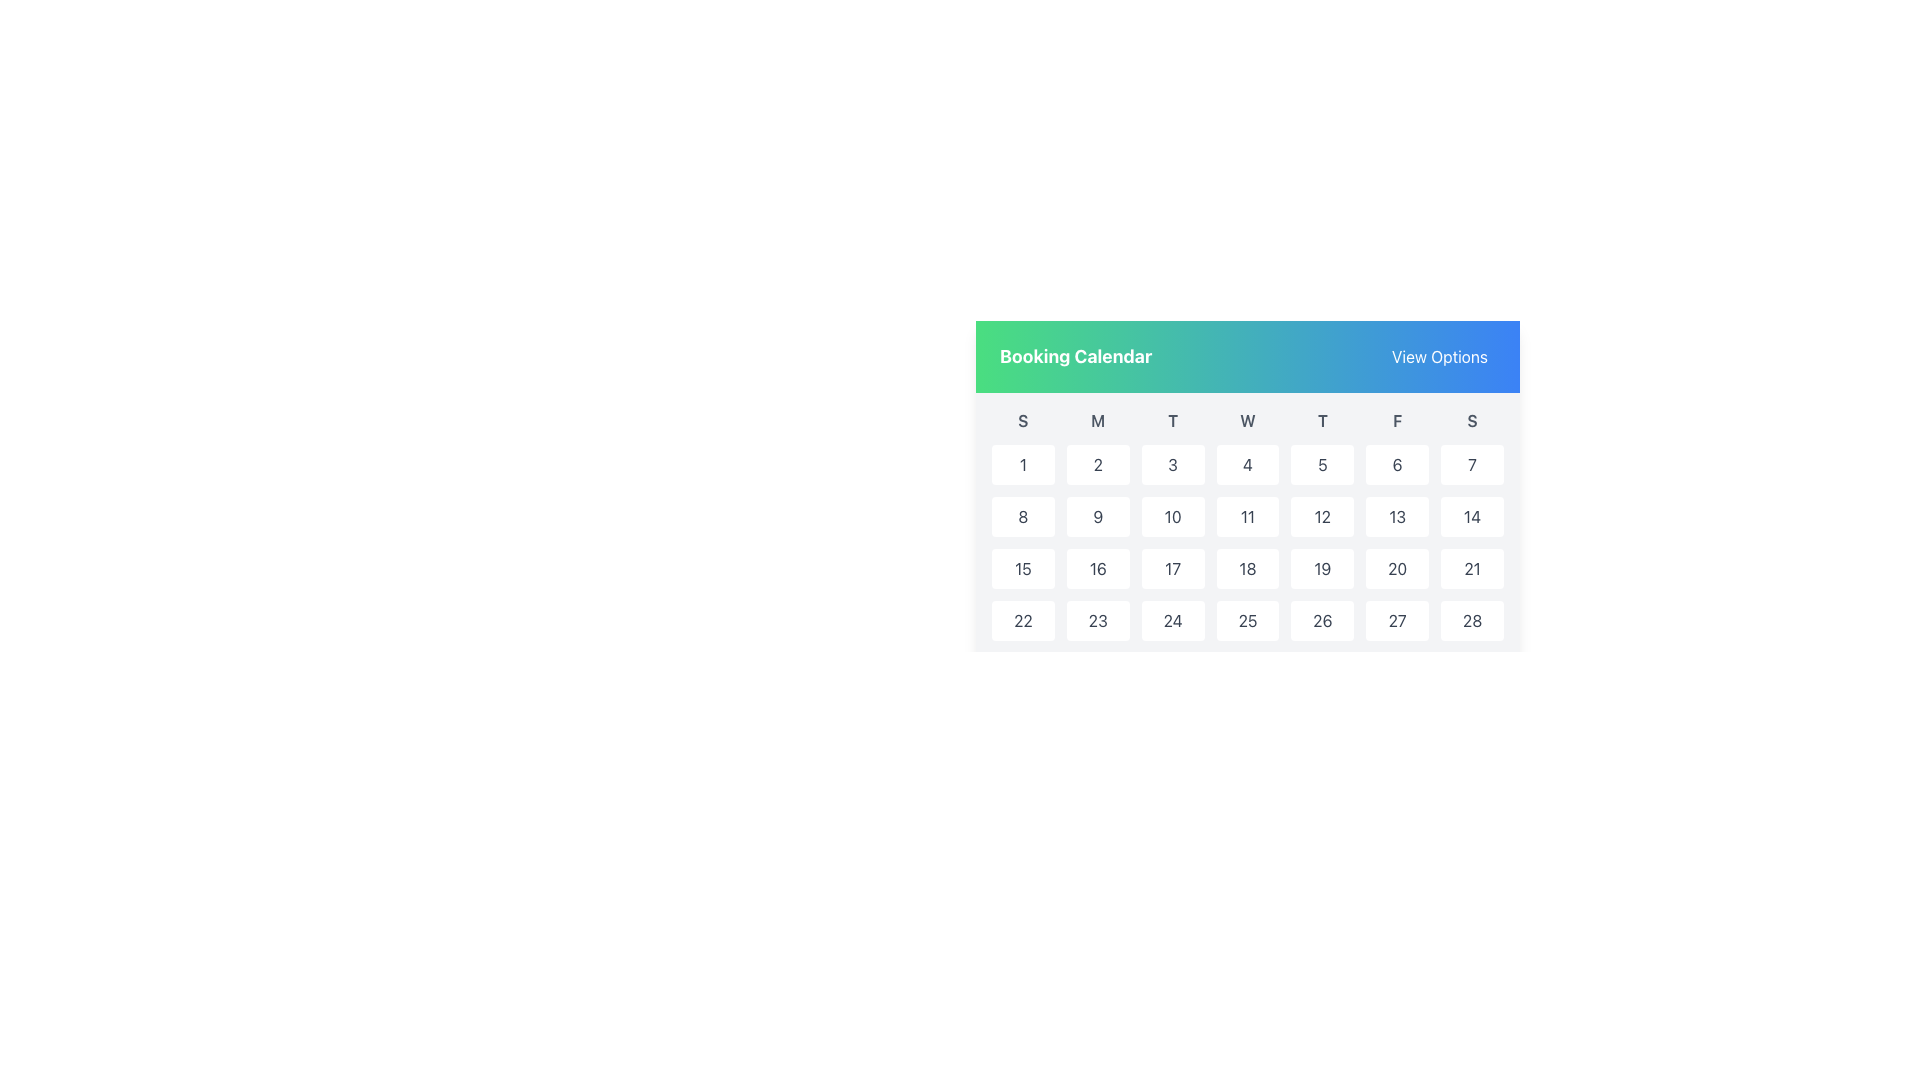  What do you see at coordinates (1247, 465) in the screenshot?
I see `the text label displaying the number '4' located in the fourth cell of the first row under the column labeled 'W' in the calendar grid` at bounding box center [1247, 465].